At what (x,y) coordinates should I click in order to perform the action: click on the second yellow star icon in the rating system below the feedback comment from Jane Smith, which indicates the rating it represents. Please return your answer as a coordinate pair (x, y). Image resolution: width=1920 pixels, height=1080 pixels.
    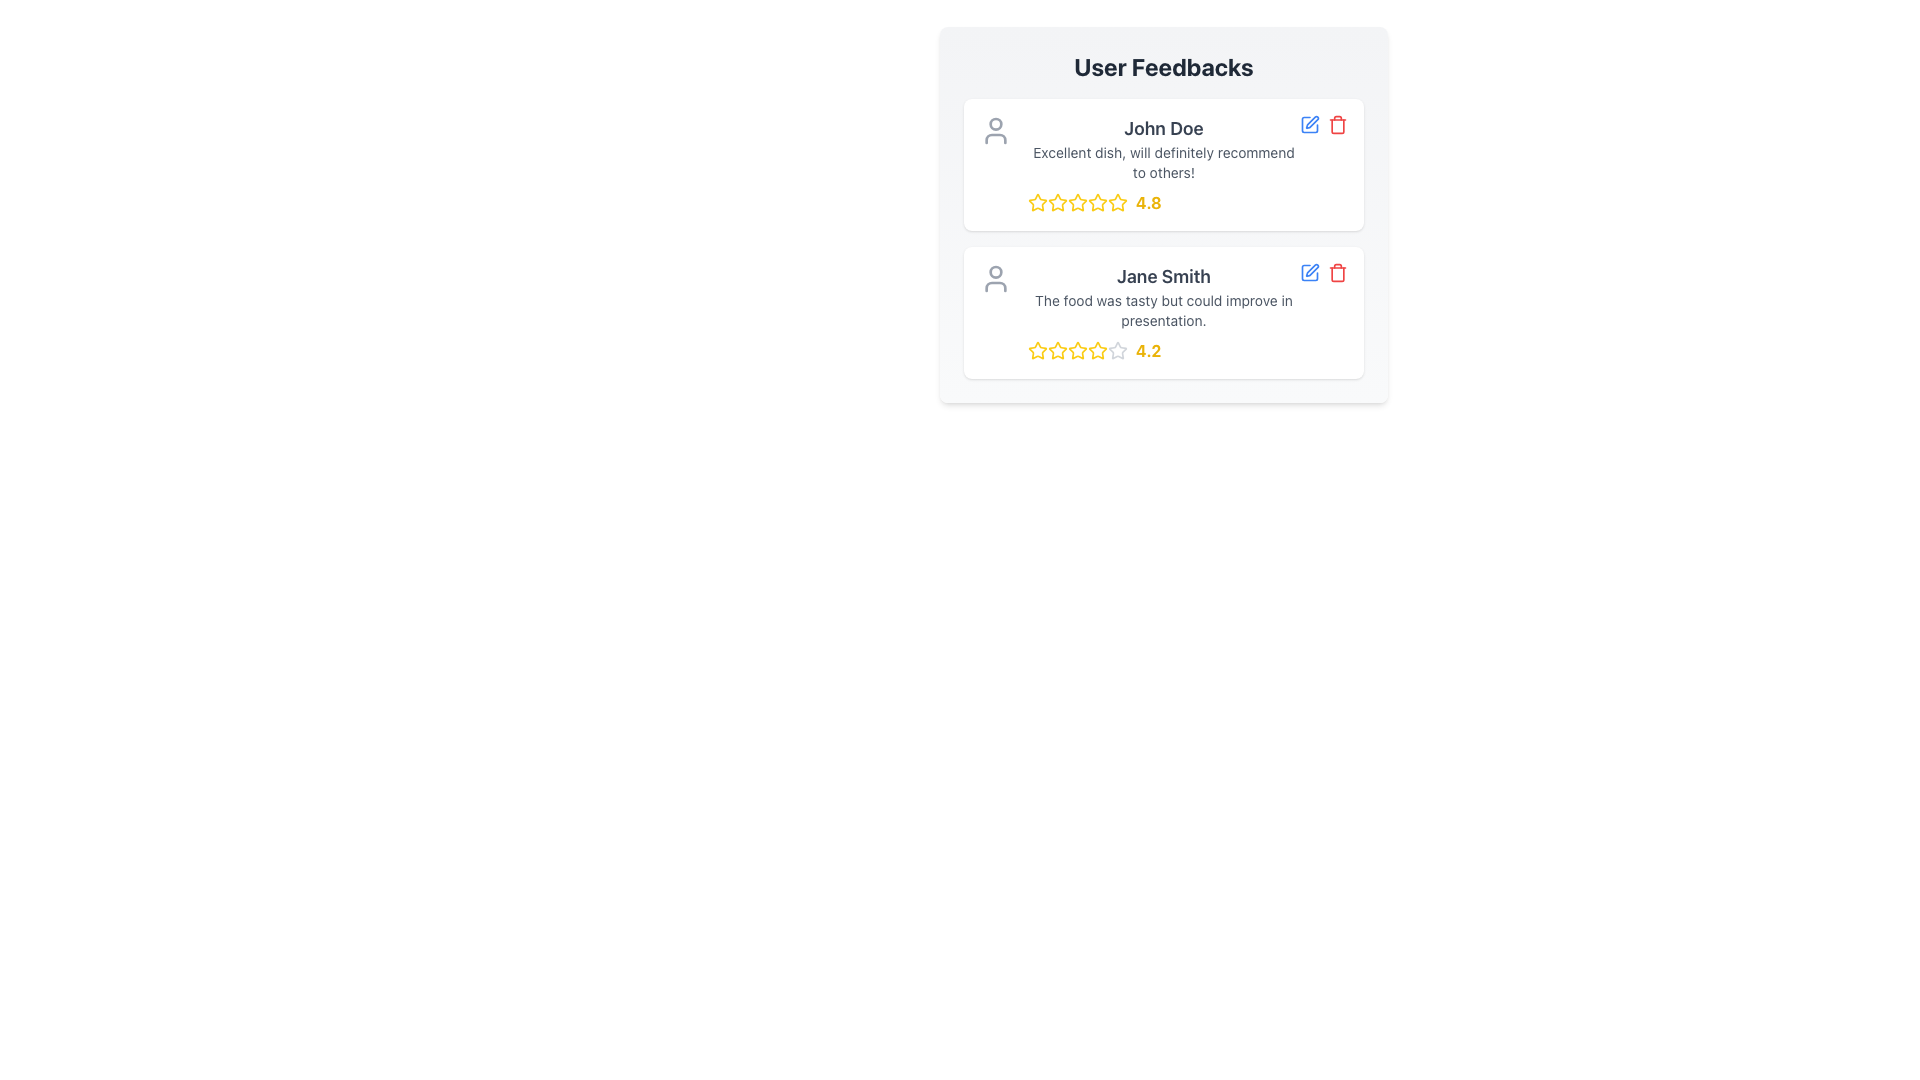
    Looking at the image, I should click on (1077, 349).